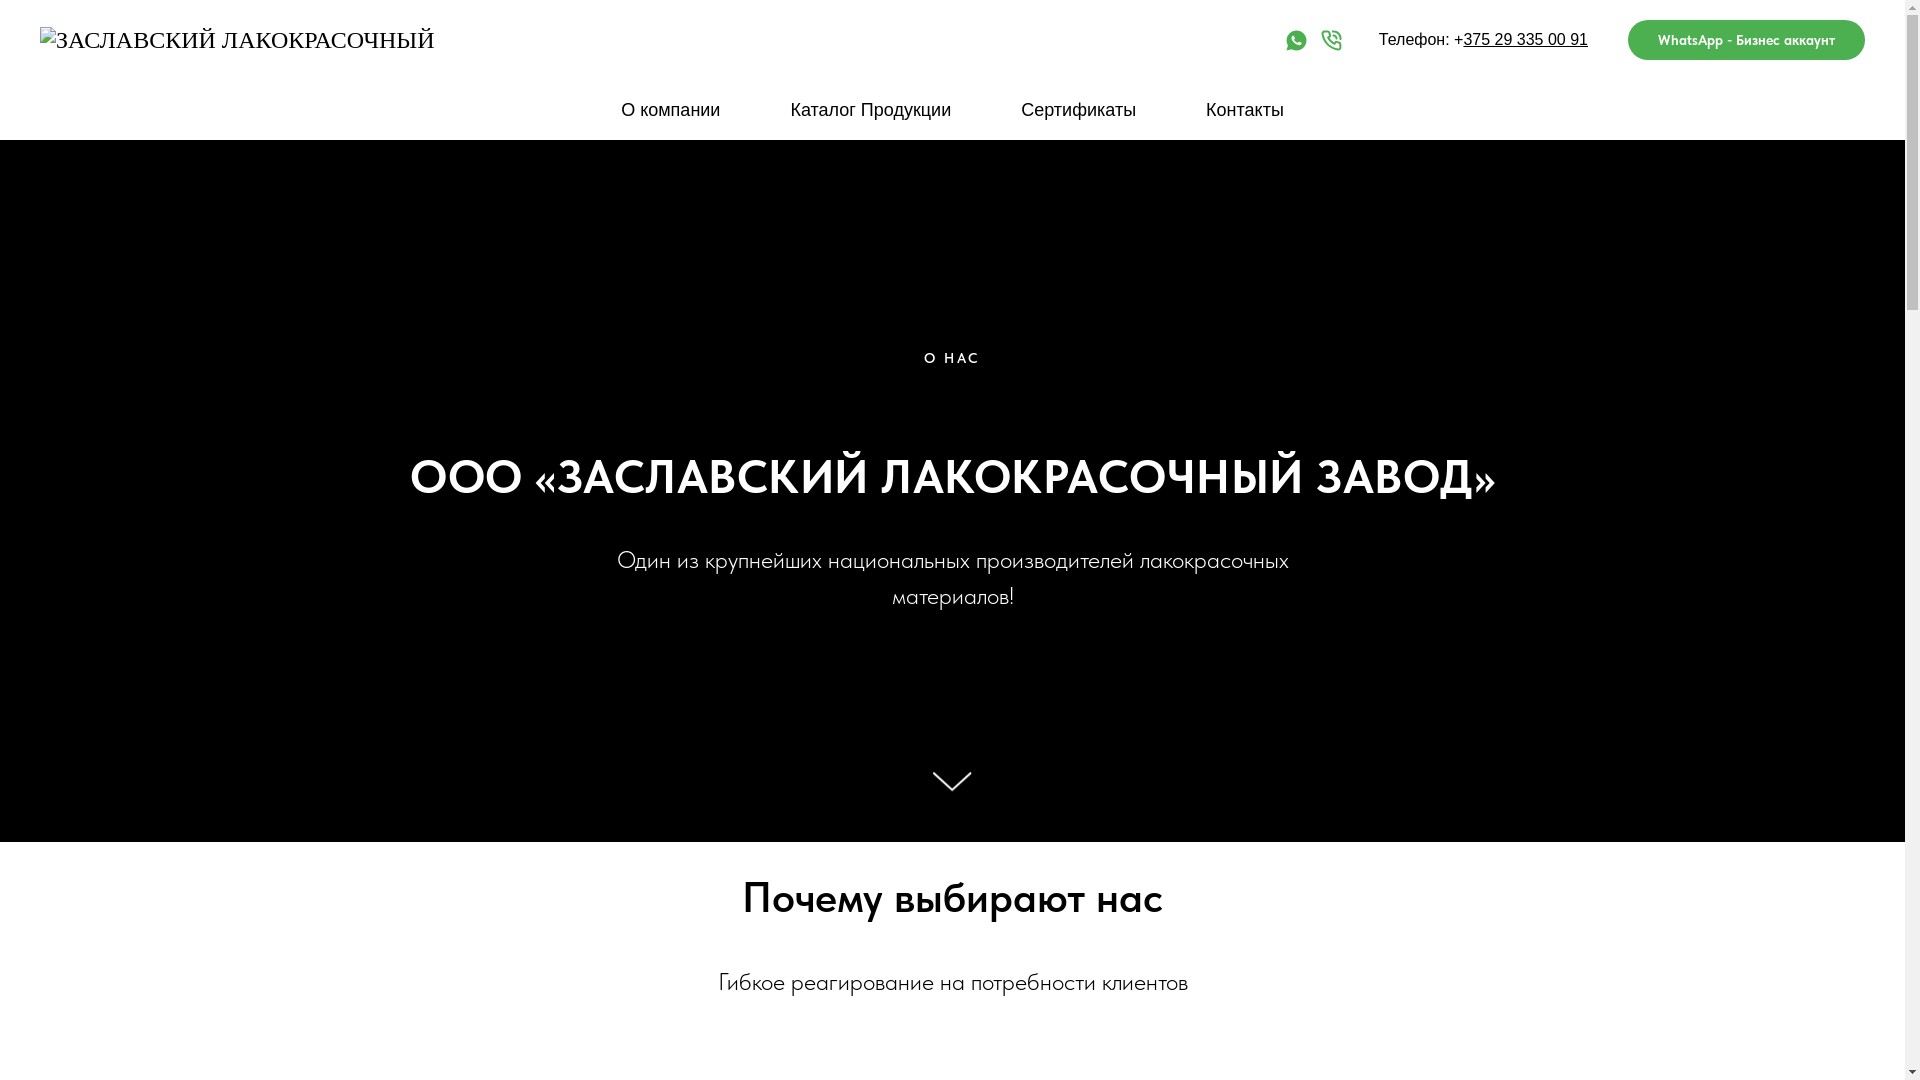 This screenshot has height=1080, width=1920. I want to click on '375 29 335 00 91', so click(1524, 39).